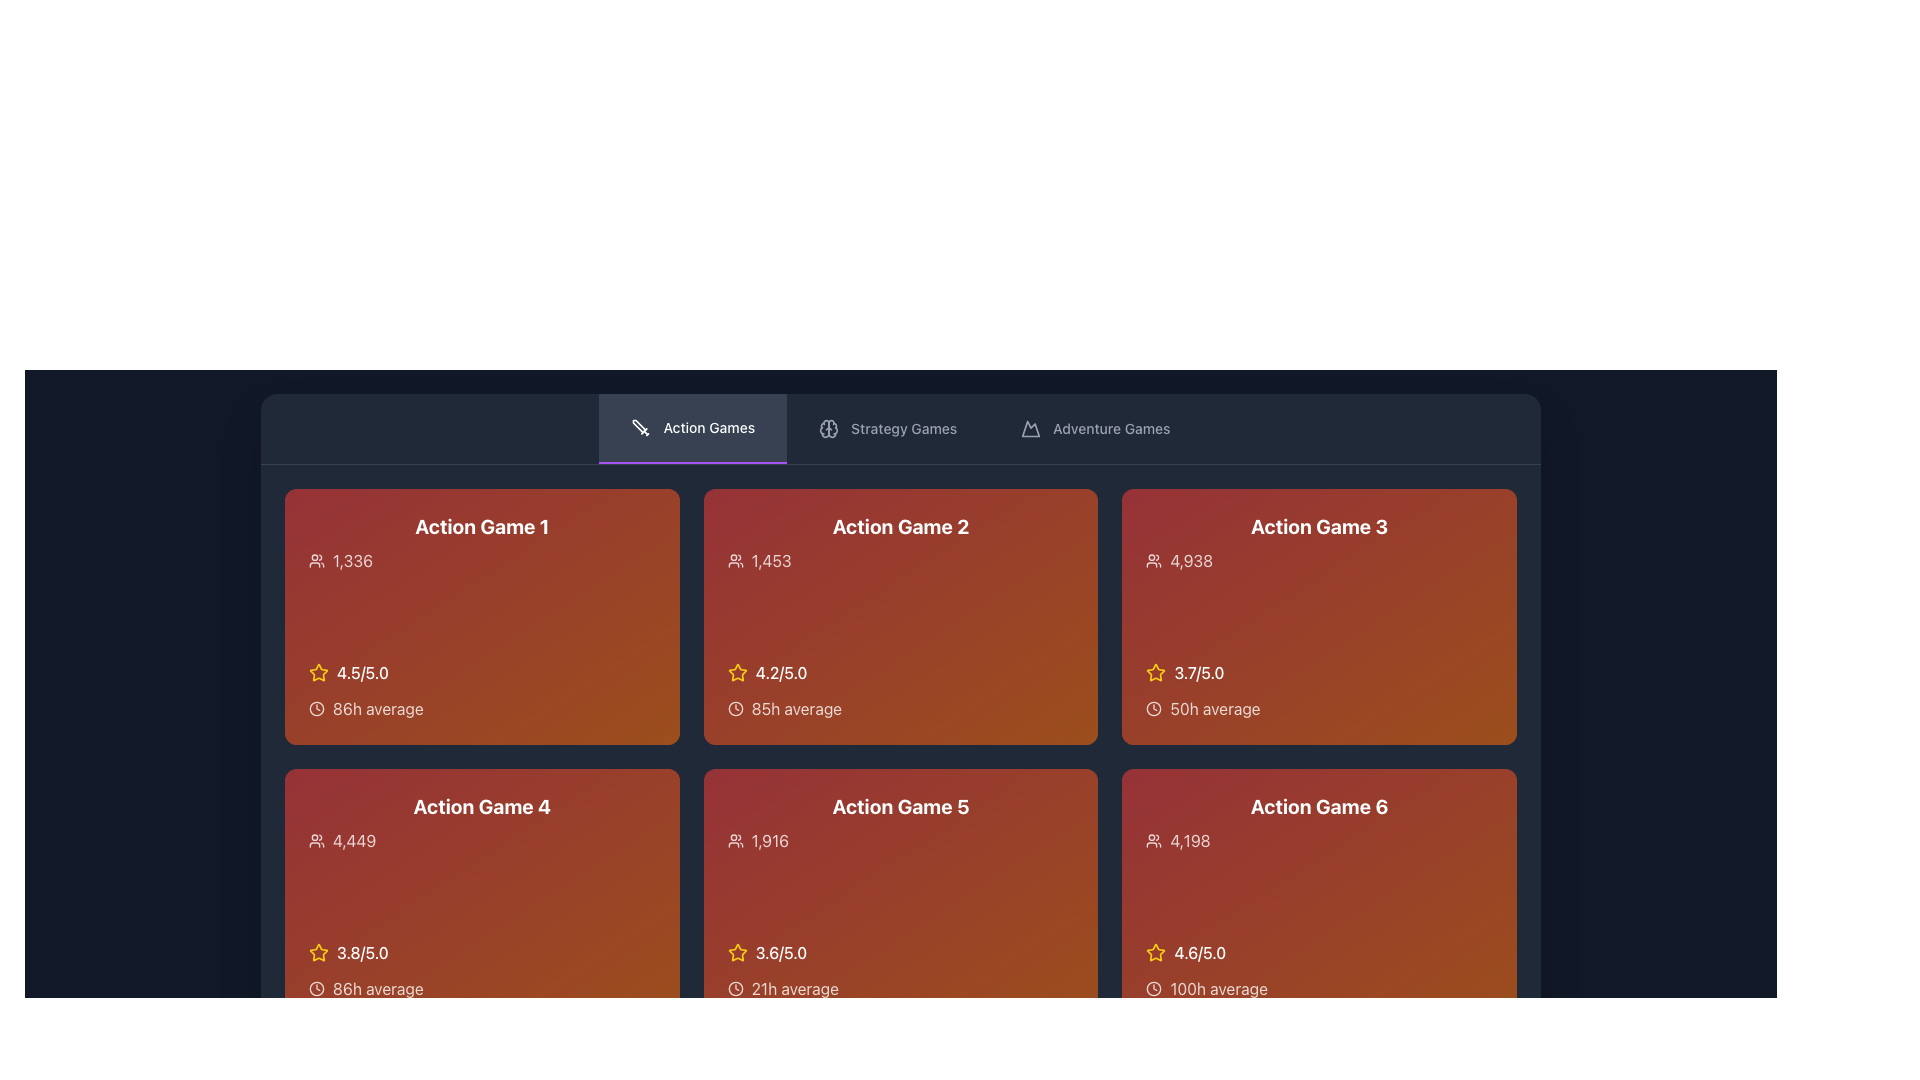 Image resolution: width=1920 pixels, height=1080 pixels. What do you see at coordinates (709, 427) in the screenshot?
I see `the 'Action Games' category label in the navigation menu` at bounding box center [709, 427].